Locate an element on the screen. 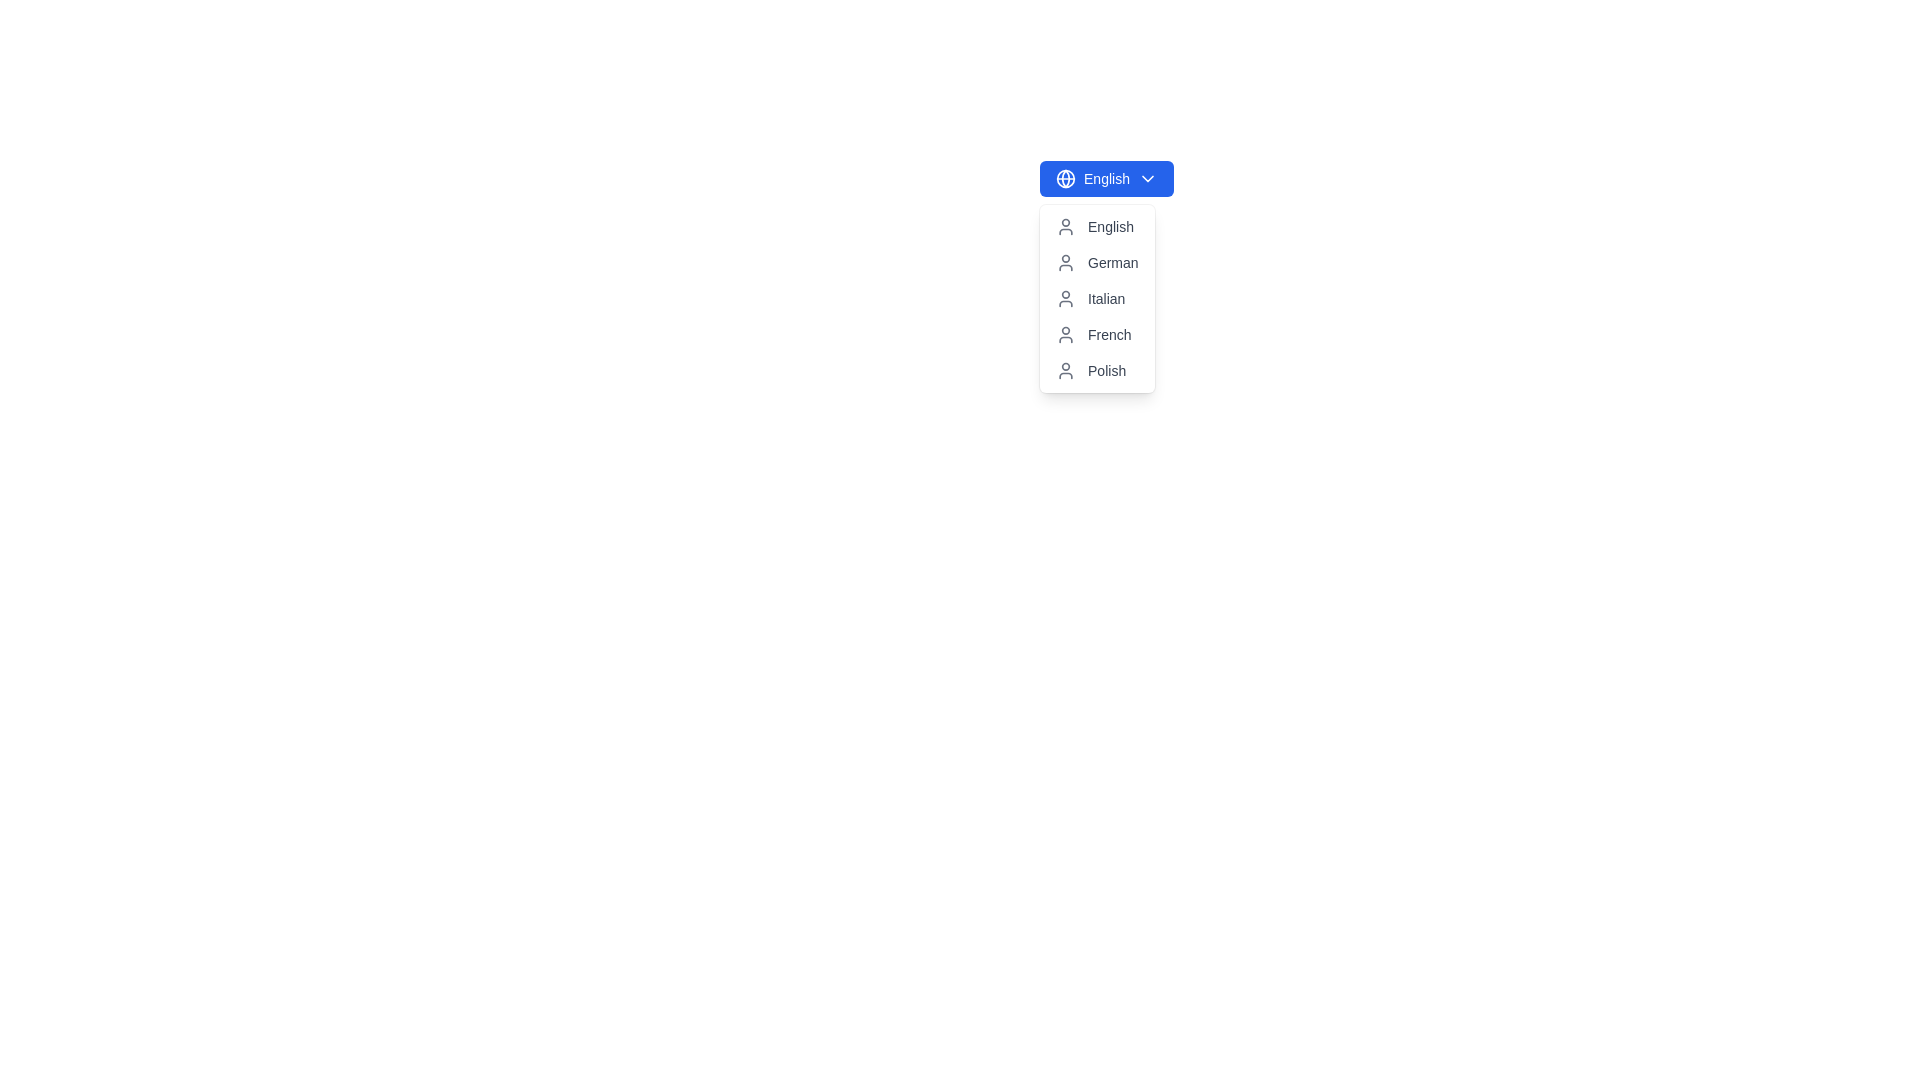  the chevron-down icon located on the blue button labeled 'English' is located at coordinates (1147, 177).